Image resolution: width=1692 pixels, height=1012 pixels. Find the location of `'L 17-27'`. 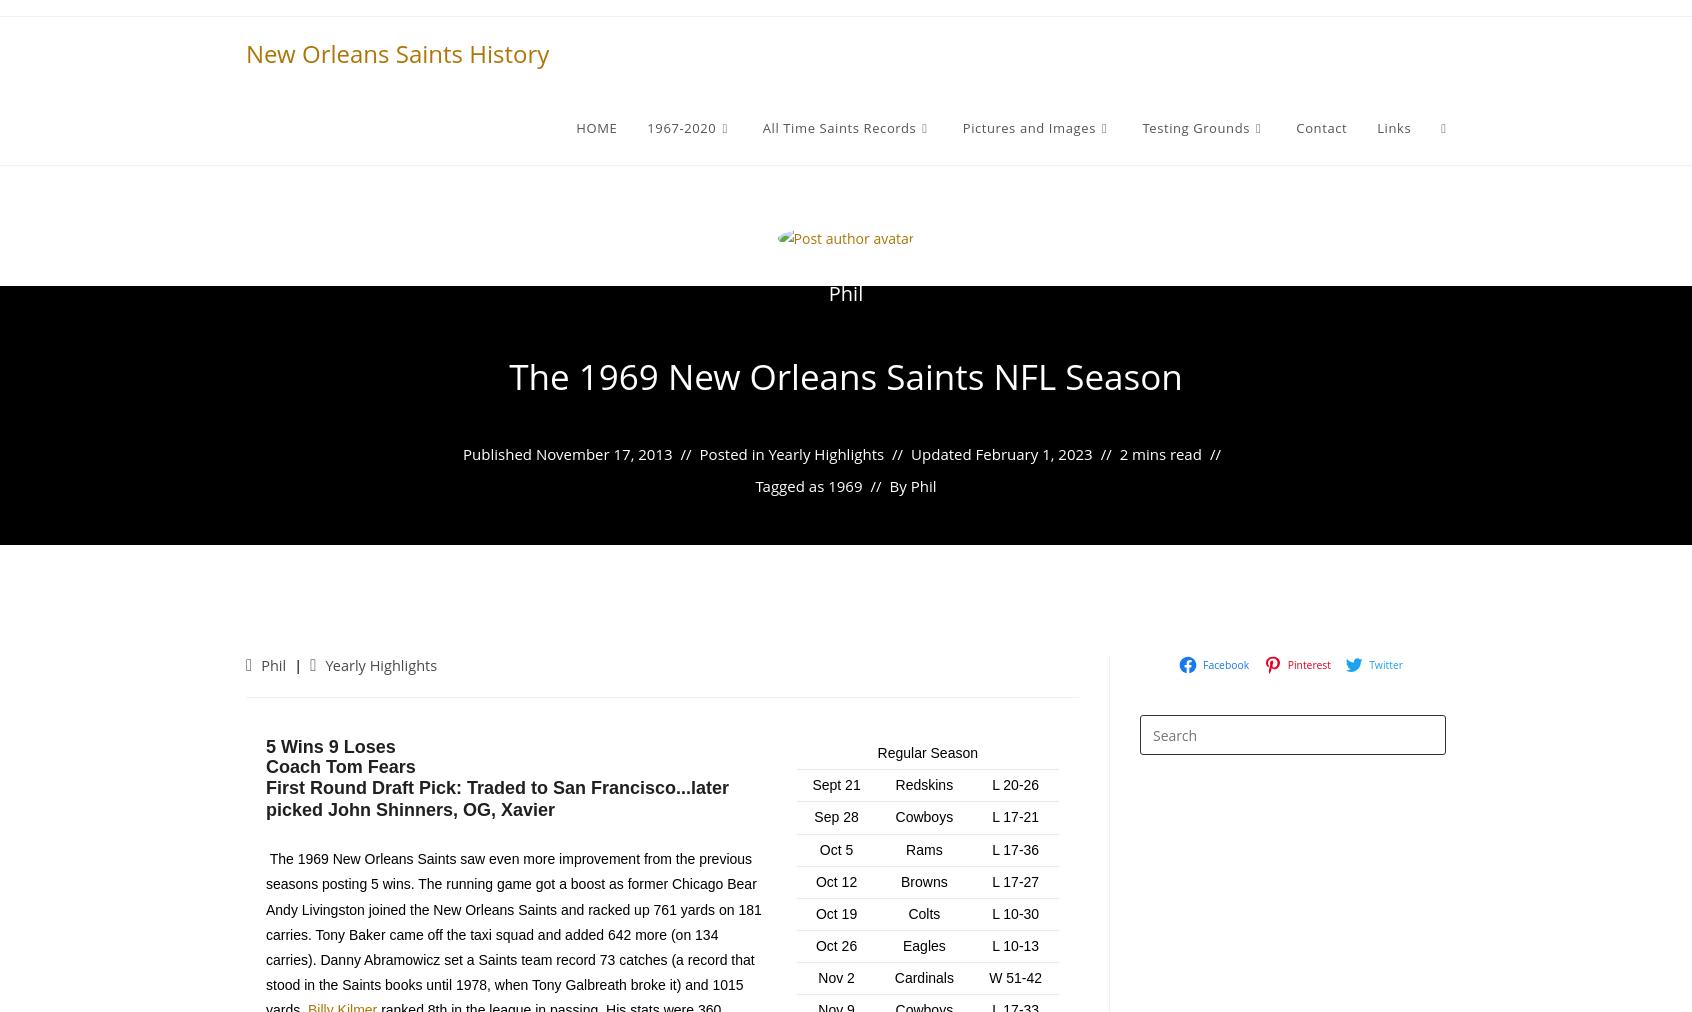

'L 17-27' is located at coordinates (991, 880).